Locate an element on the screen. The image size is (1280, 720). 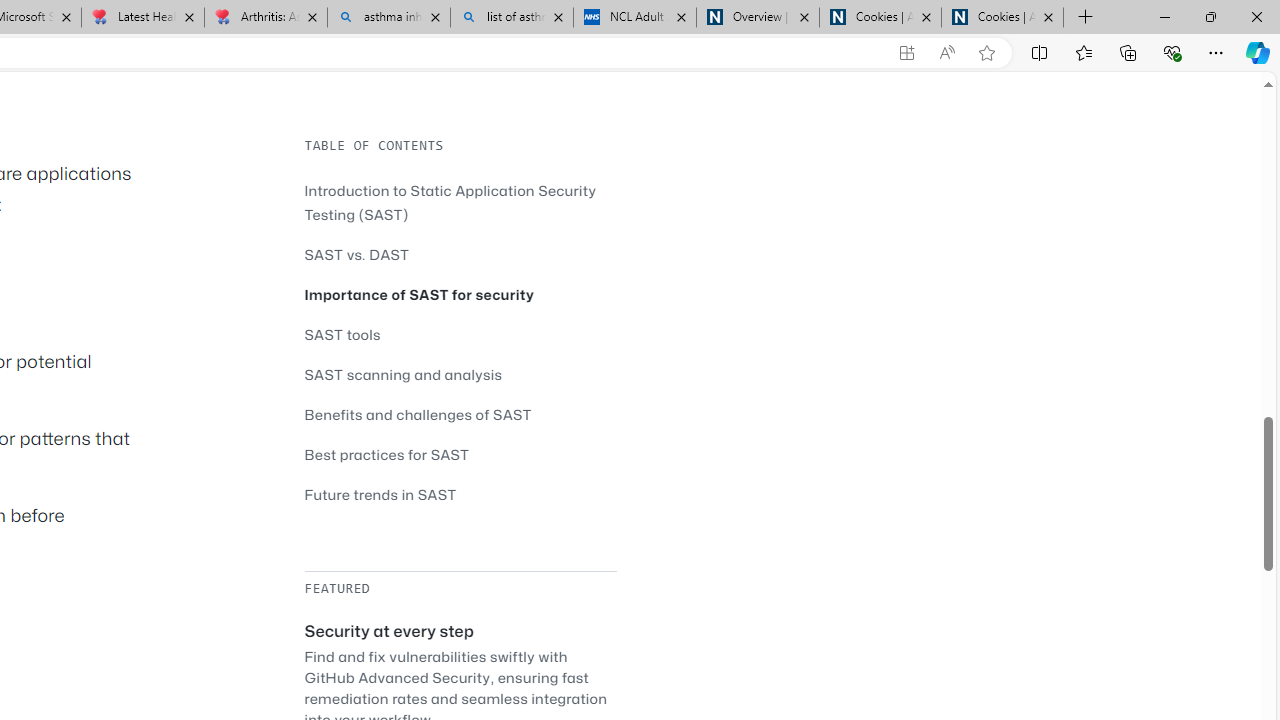
'Benefits and challenges of SAST' is located at coordinates (459, 413).